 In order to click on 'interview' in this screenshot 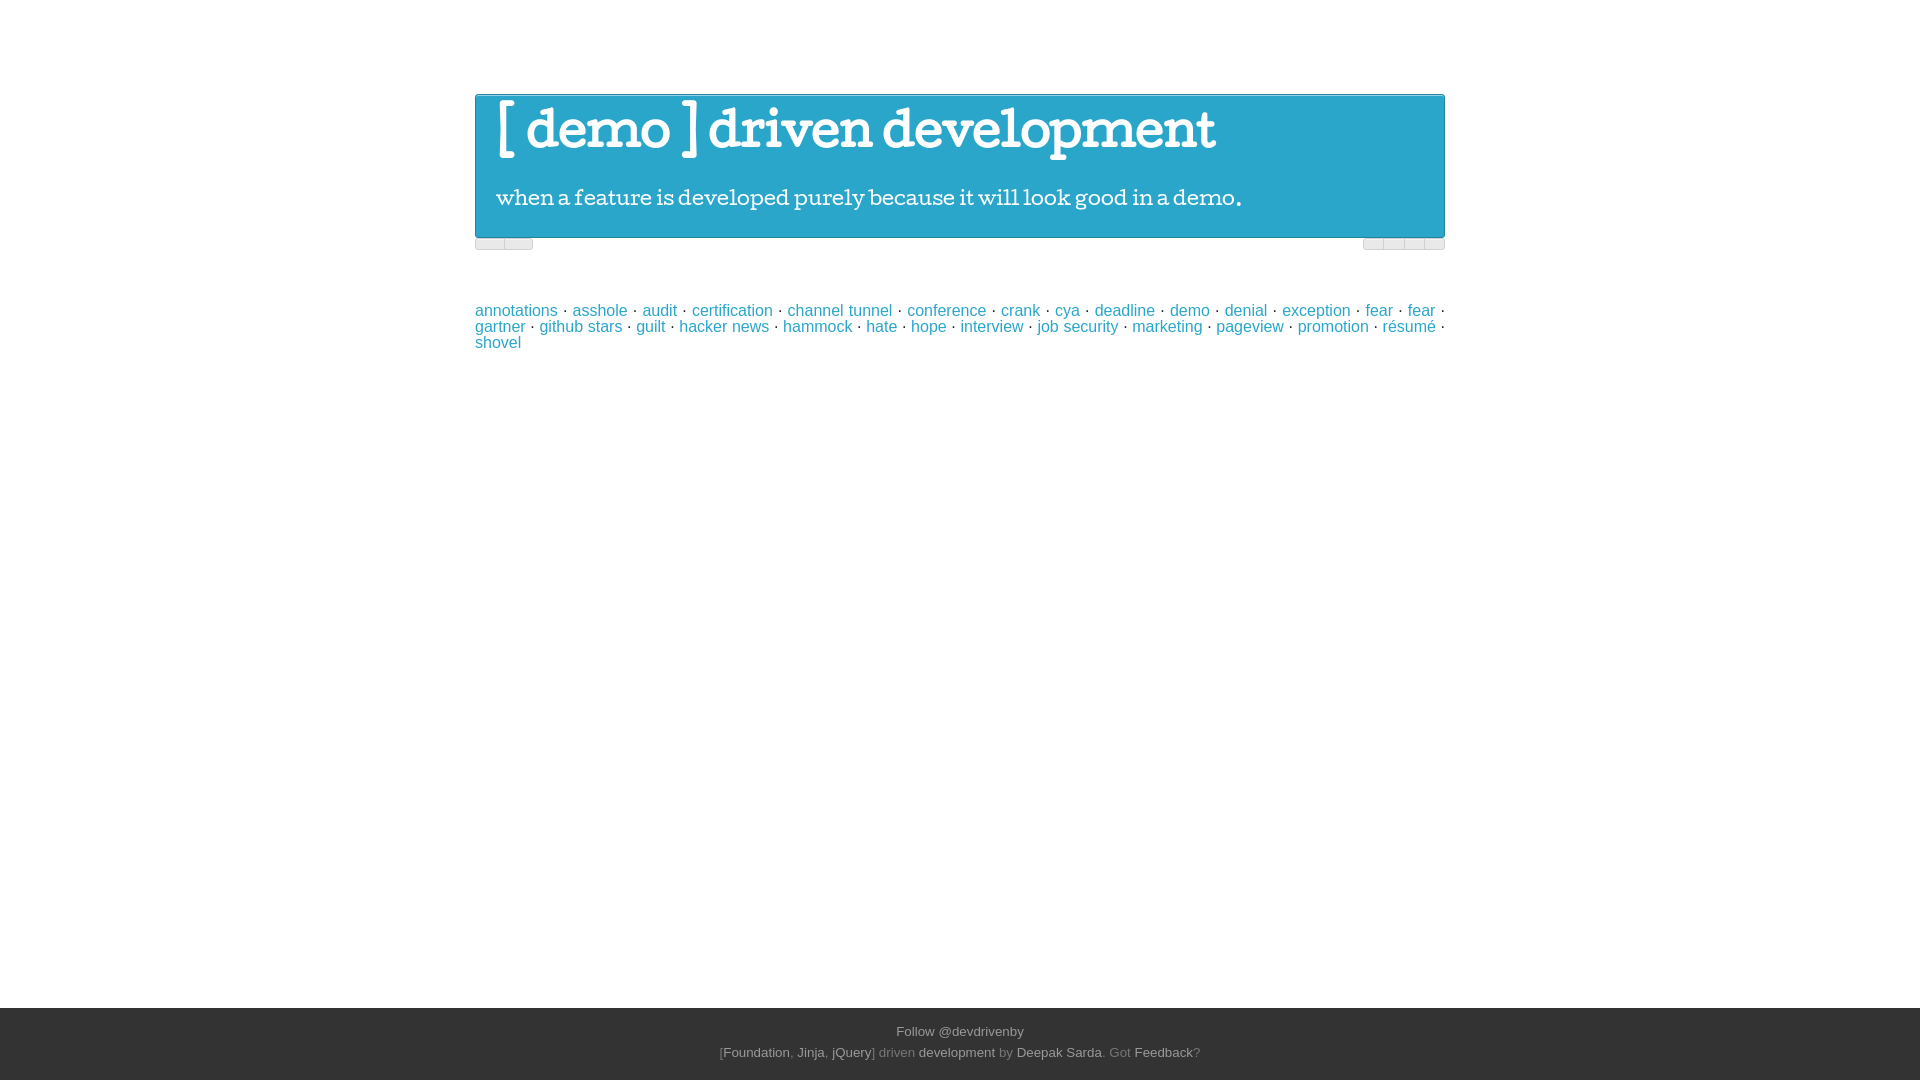, I will do `click(991, 325)`.